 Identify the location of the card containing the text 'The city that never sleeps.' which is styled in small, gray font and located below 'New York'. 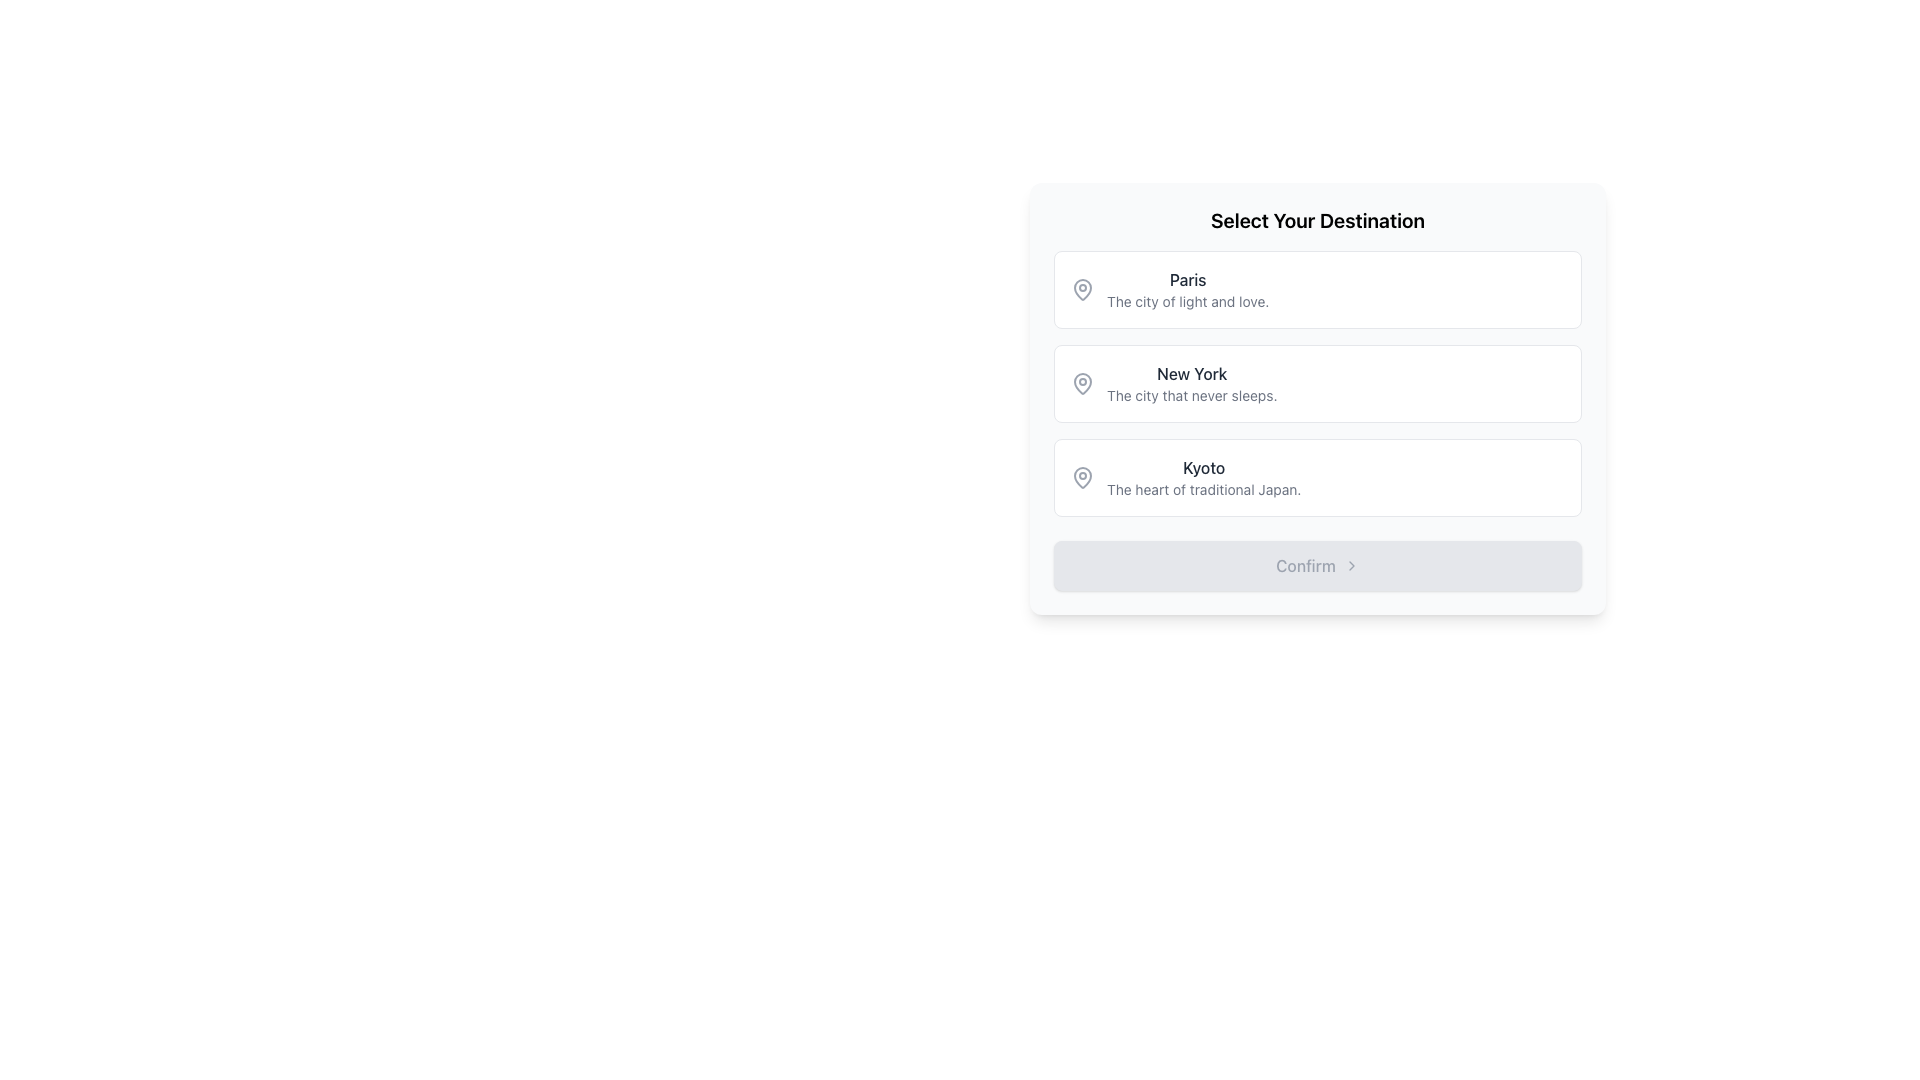
(1192, 396).